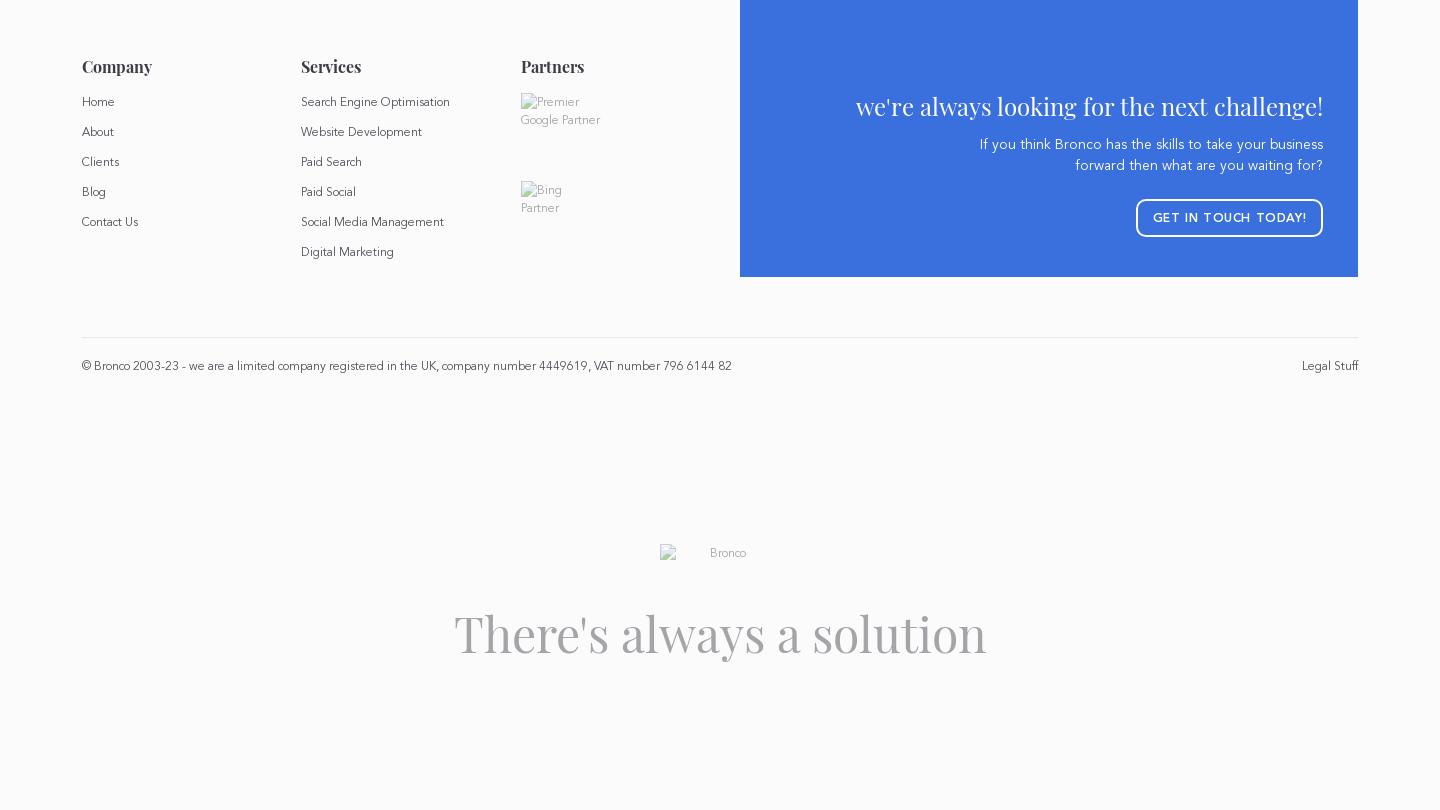  I want to click on 'Contact Us', so click(81, 221).